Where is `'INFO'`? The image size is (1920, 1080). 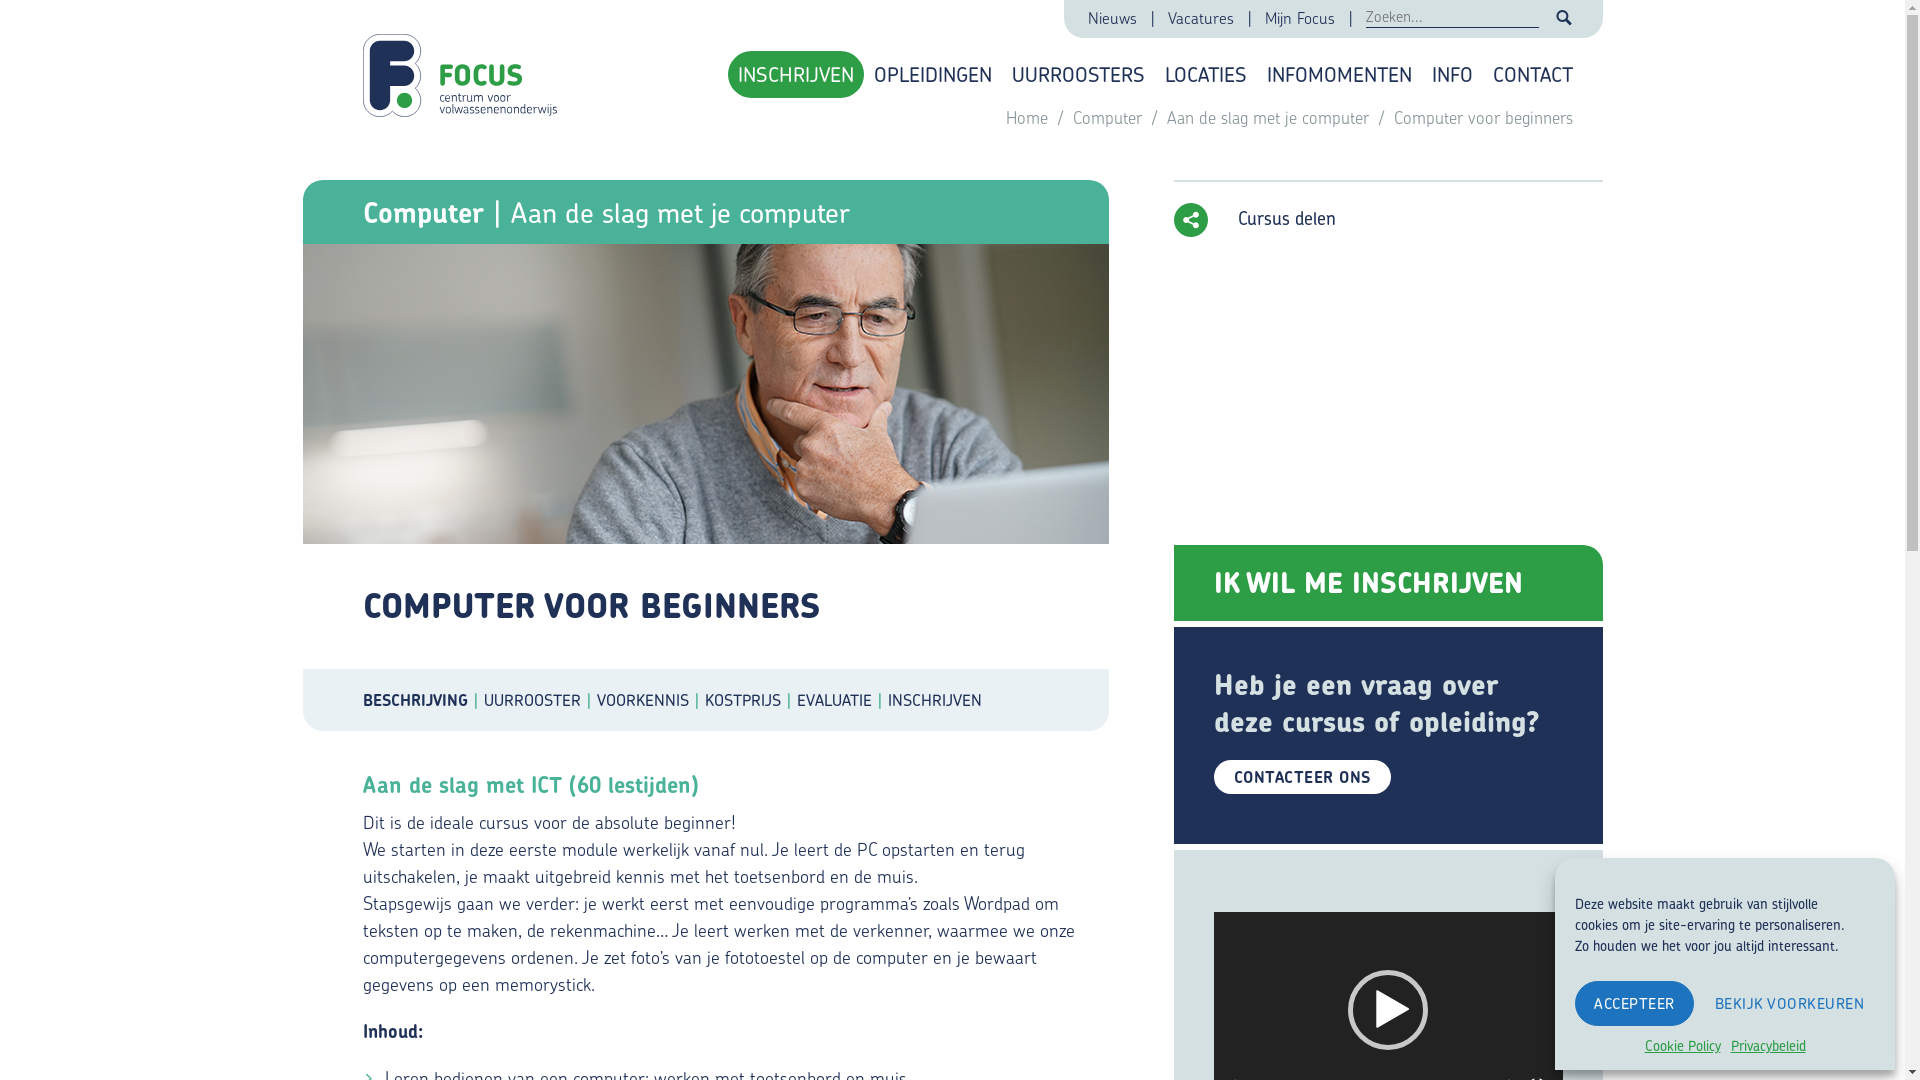 'INFO' is located at coordinates (1452, 73).